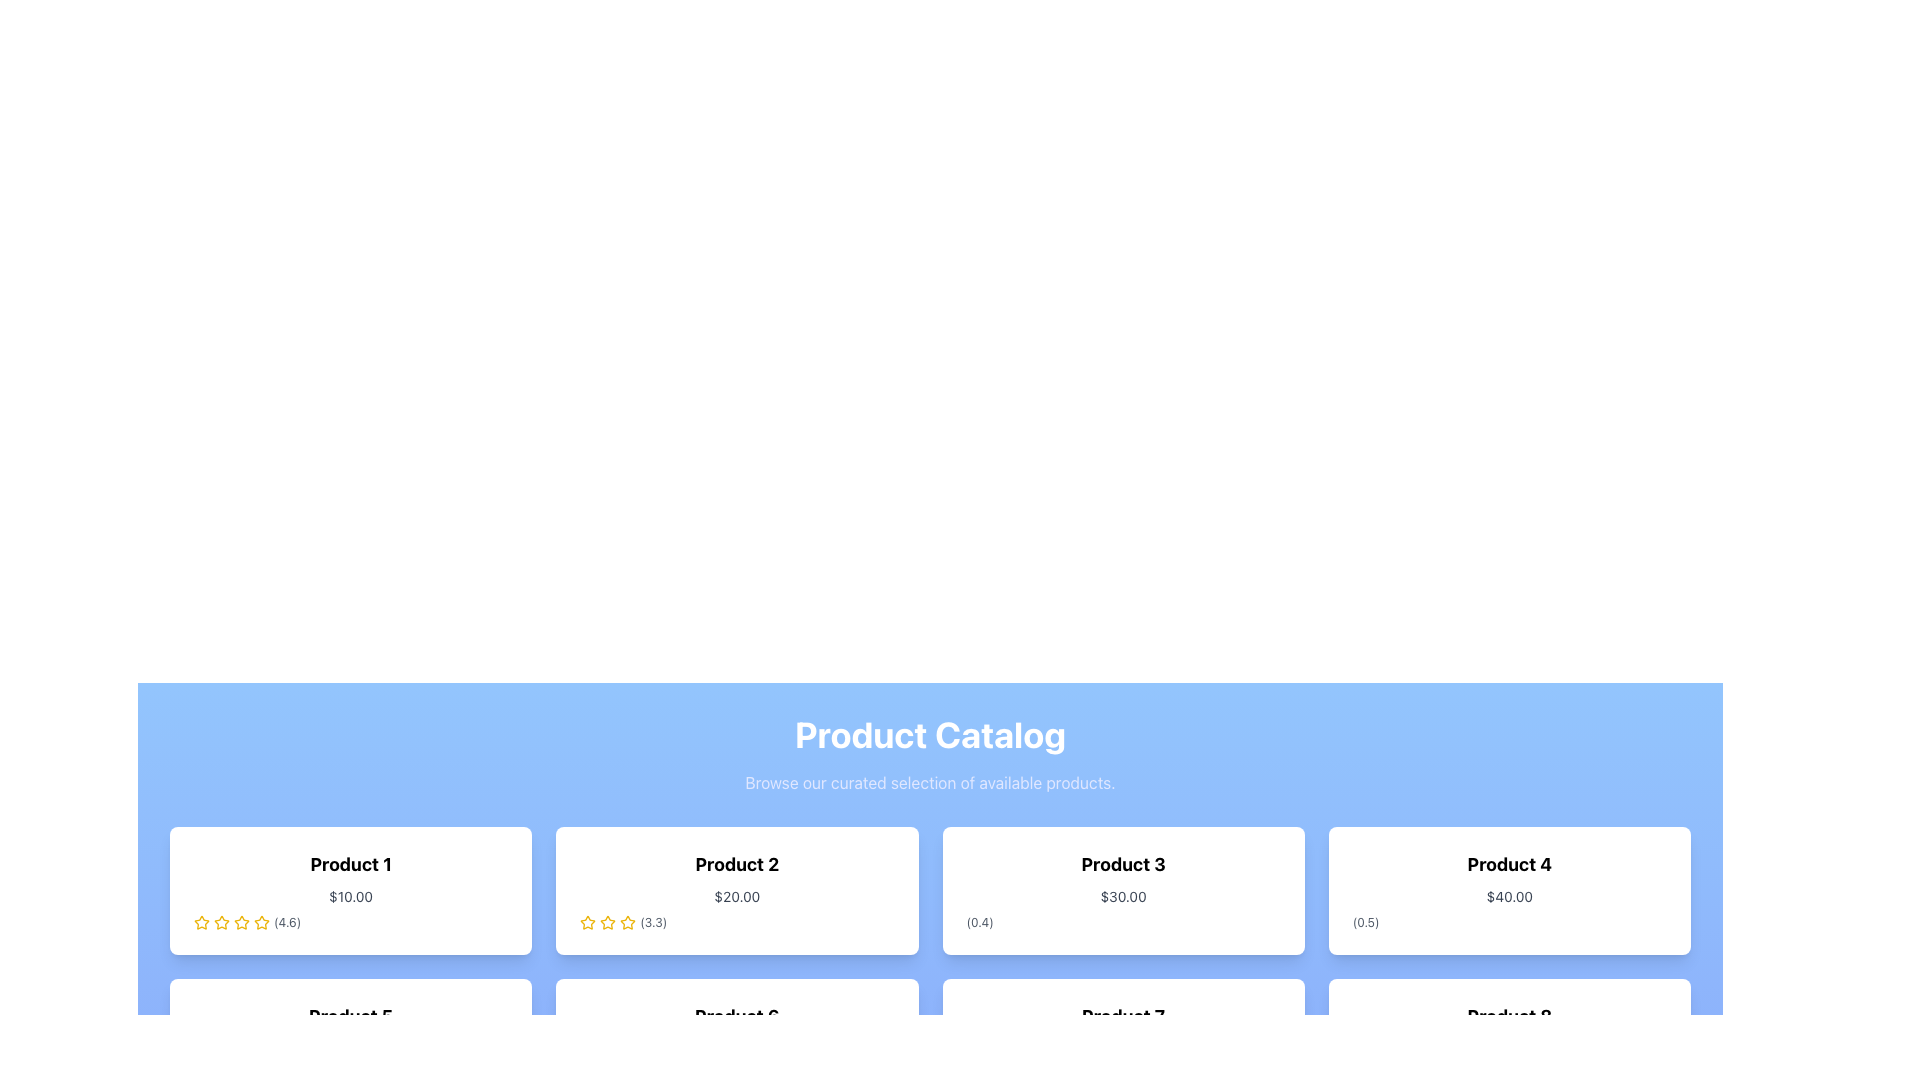 The height and width of the screenshot is (1080, 1920). Describe the element at coordinates (351, 896) in the screenshot. I see `the price label displaying '$10.00' located below the product title of 'Product 1'` at that location.